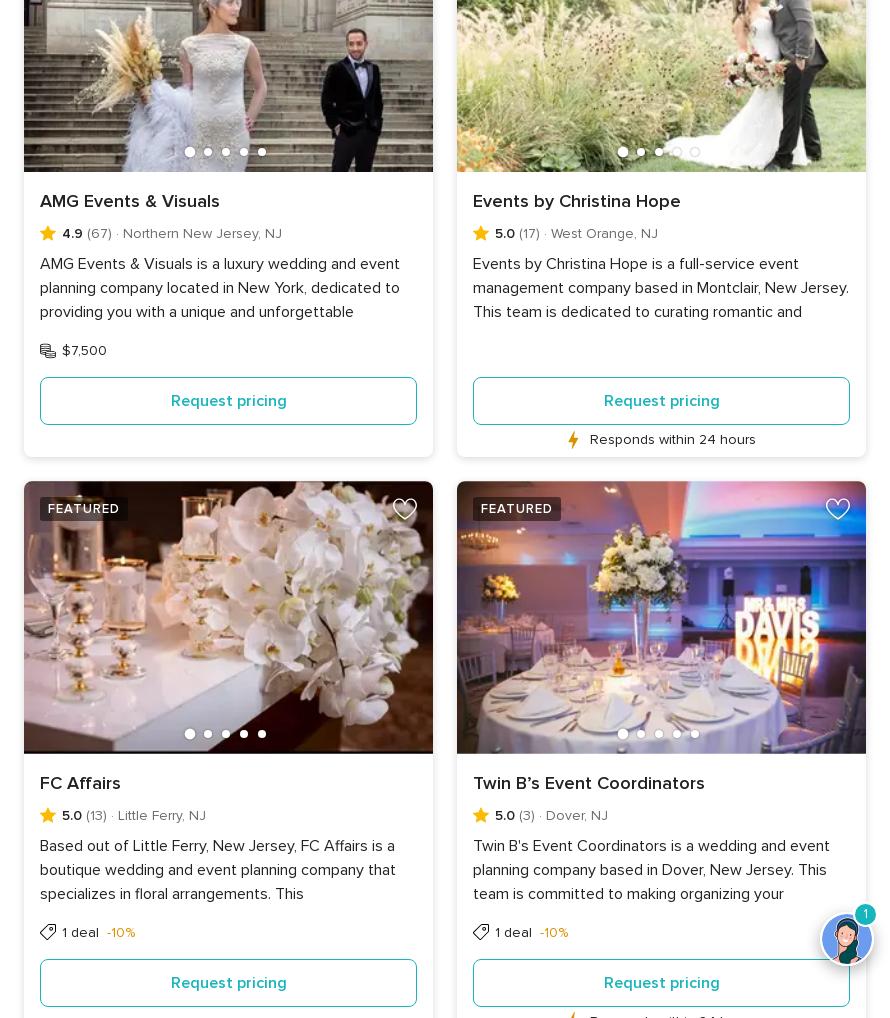 This screenshot has height=1018, width=890. I want to click on 'Dover, NJ', so click(575, 814).